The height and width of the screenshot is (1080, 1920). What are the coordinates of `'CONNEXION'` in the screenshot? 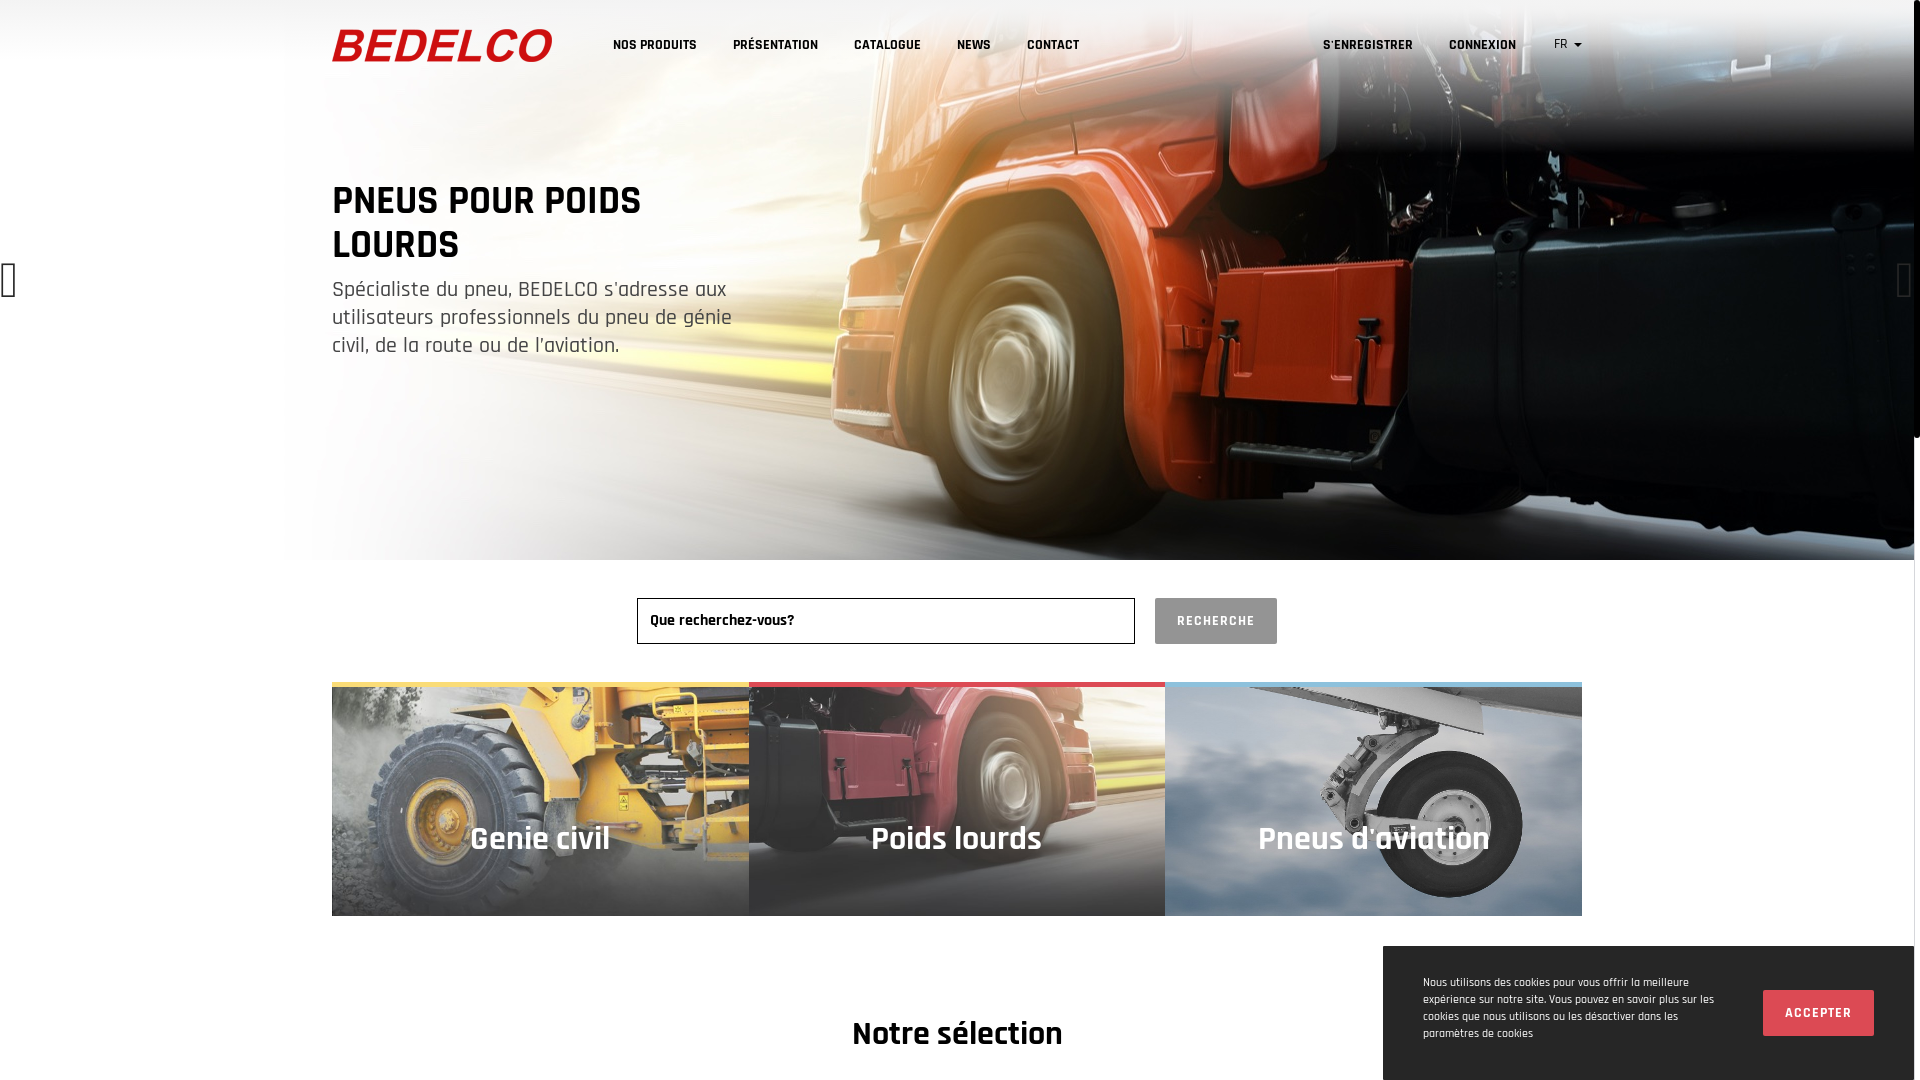 It's located at (1482, 44).